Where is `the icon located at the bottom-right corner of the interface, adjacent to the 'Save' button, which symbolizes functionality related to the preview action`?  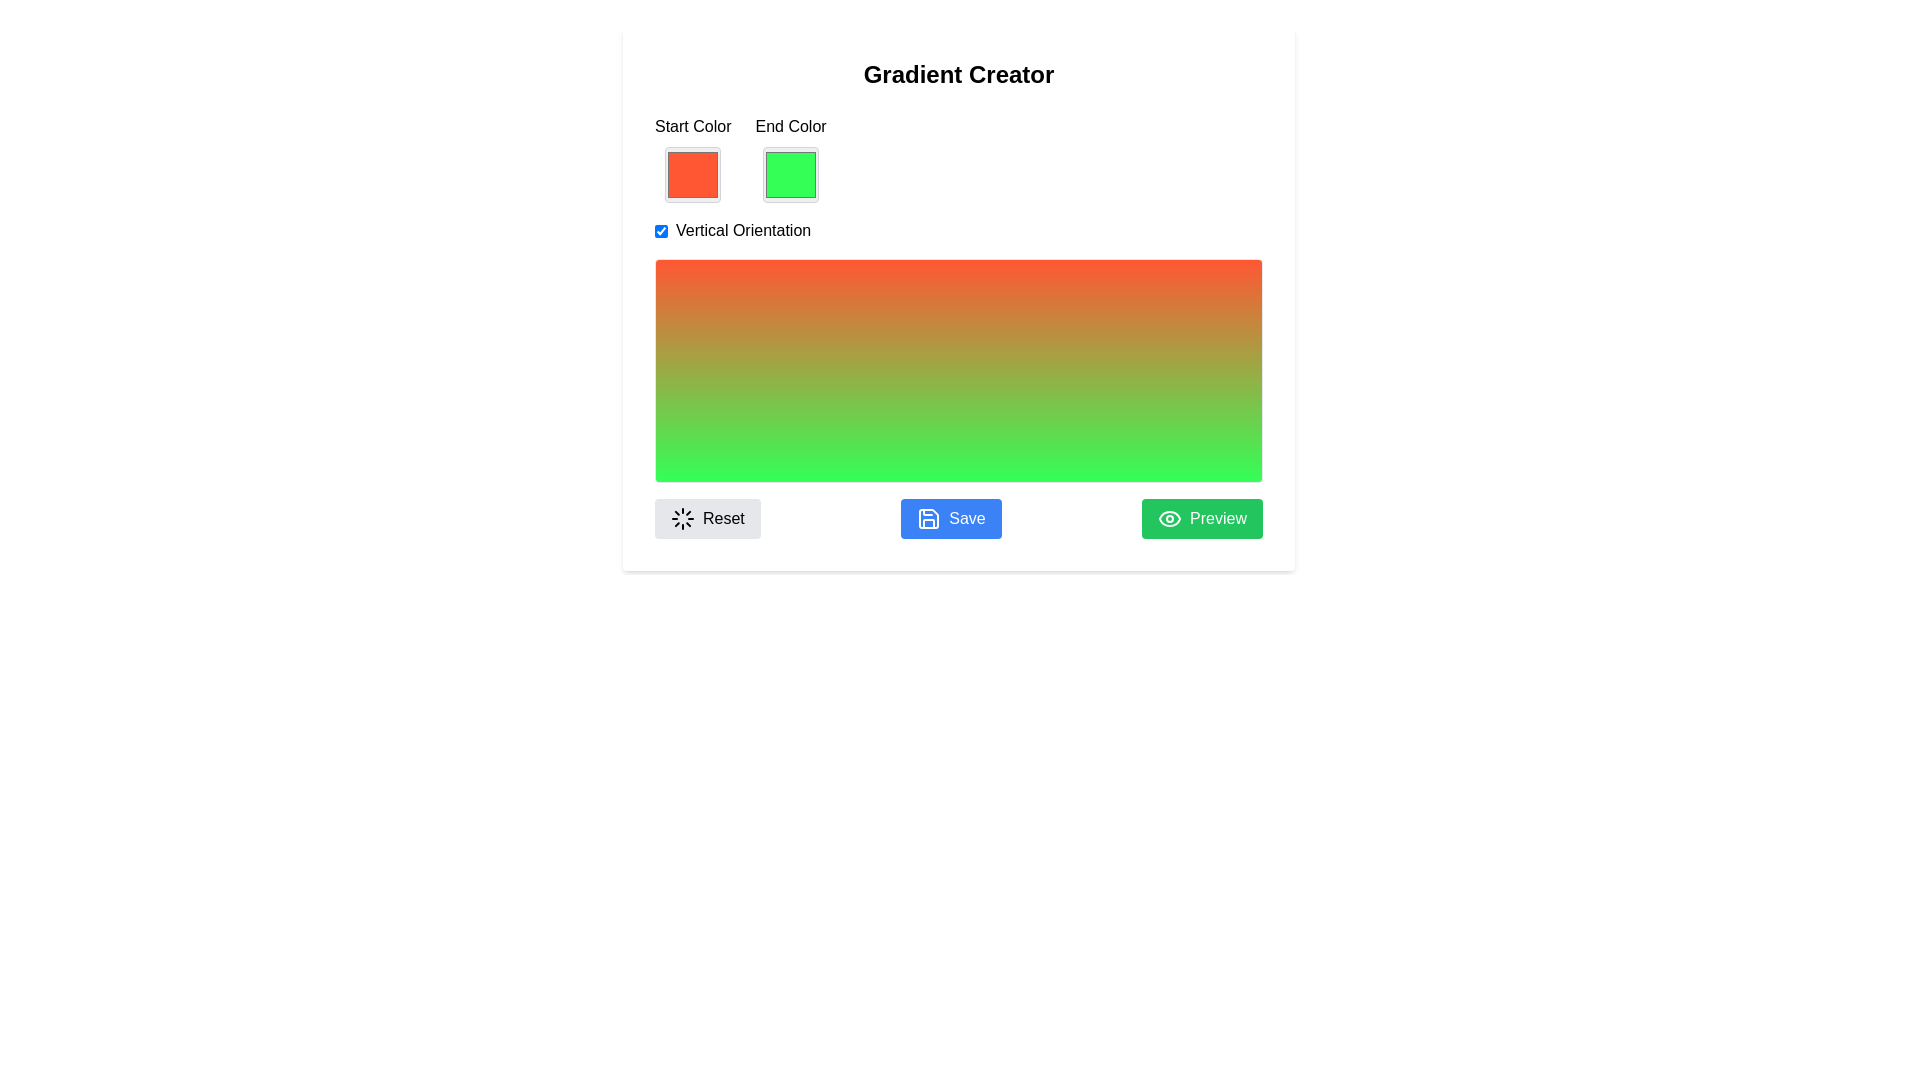 the icon located at the bottom-right corner of the interface, adjacent to the 'Save' button, which symbolizes functionality related to the preview action is located at coordinates (1170, 518).